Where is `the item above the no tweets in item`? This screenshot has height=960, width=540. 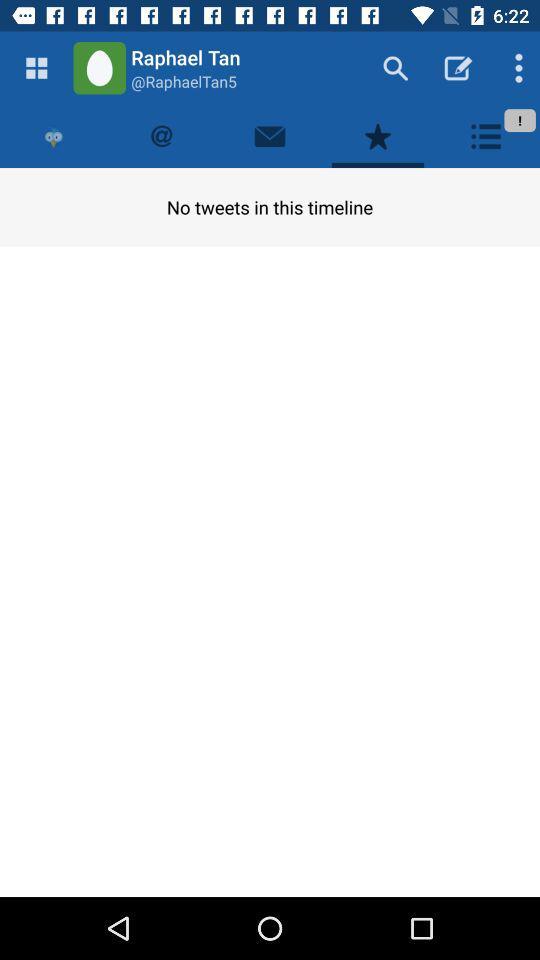 the item above the no tweets in item is located at coordinates (161, 135).